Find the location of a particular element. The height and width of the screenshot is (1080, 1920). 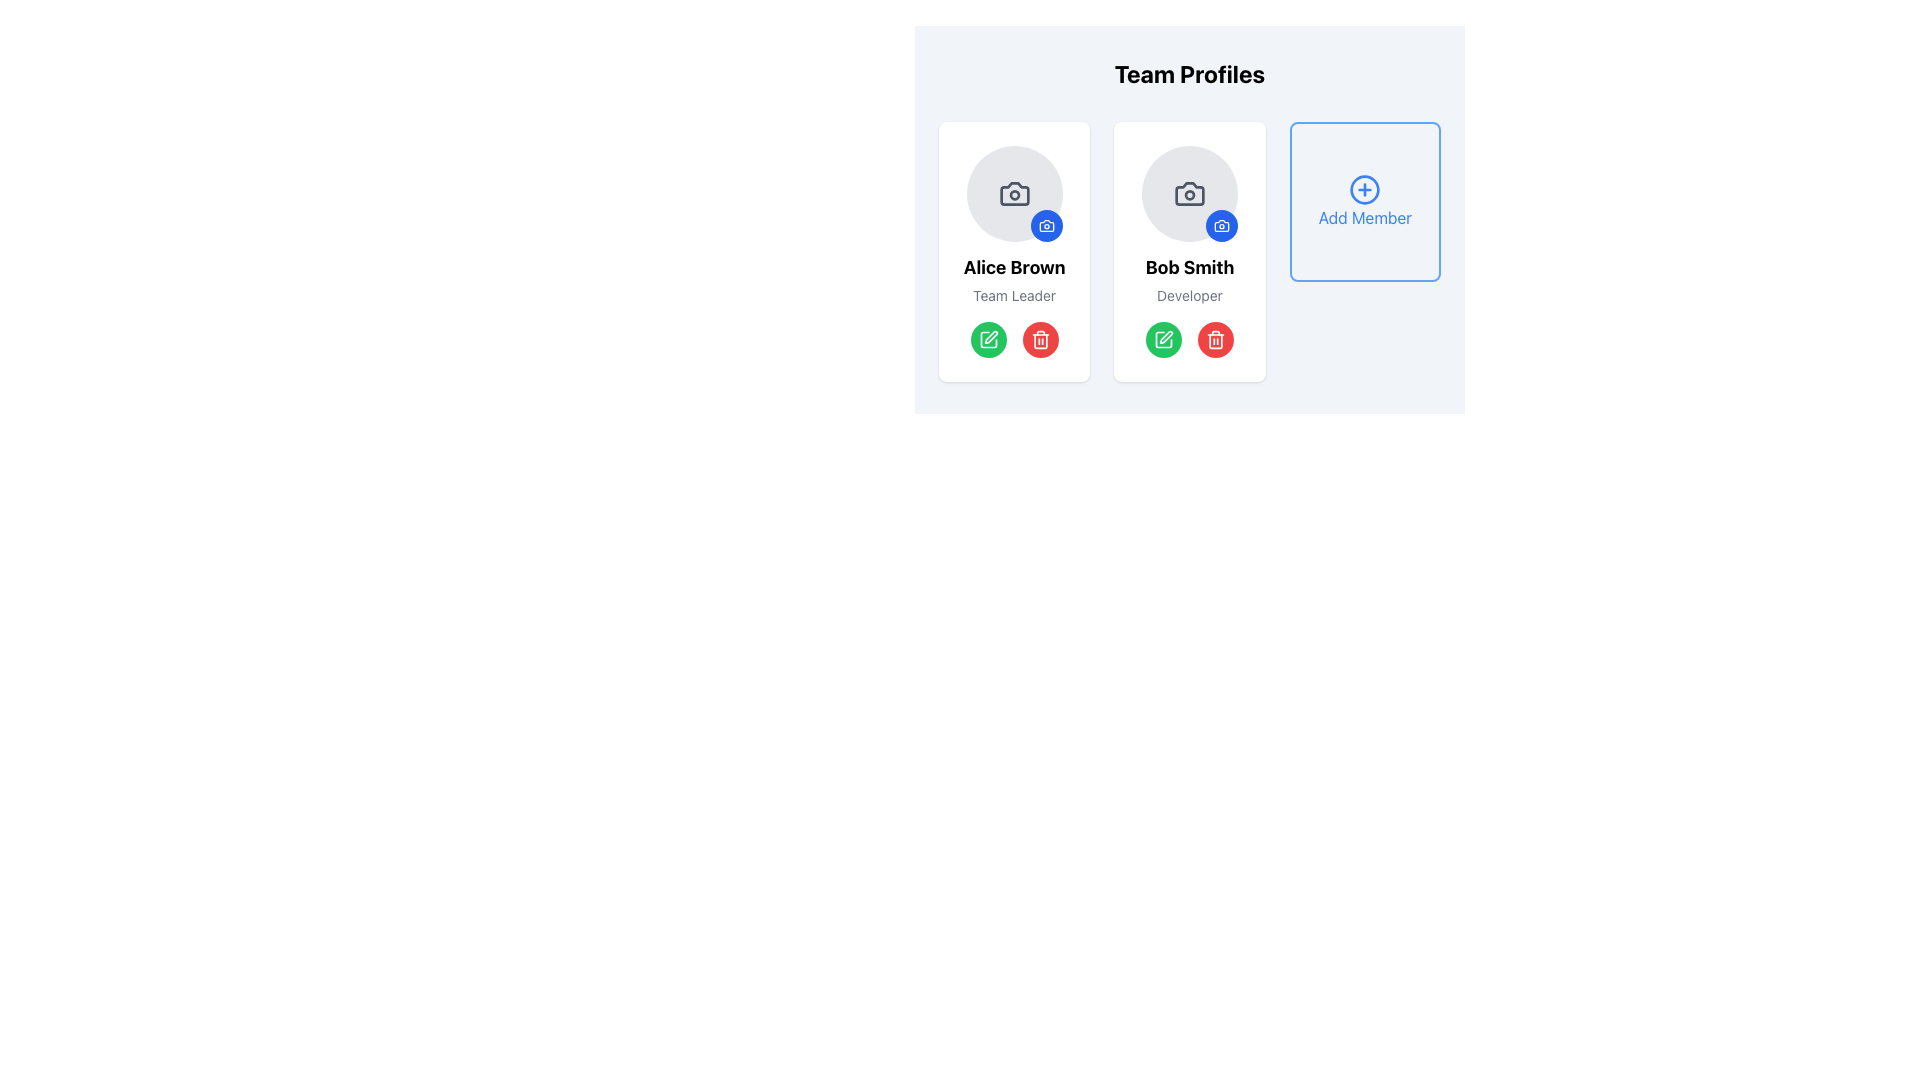

the pen icon button representing editing functionality in Bob Smith's profile within the 'Team Profiles' section is located at coordinates (1166, 336).